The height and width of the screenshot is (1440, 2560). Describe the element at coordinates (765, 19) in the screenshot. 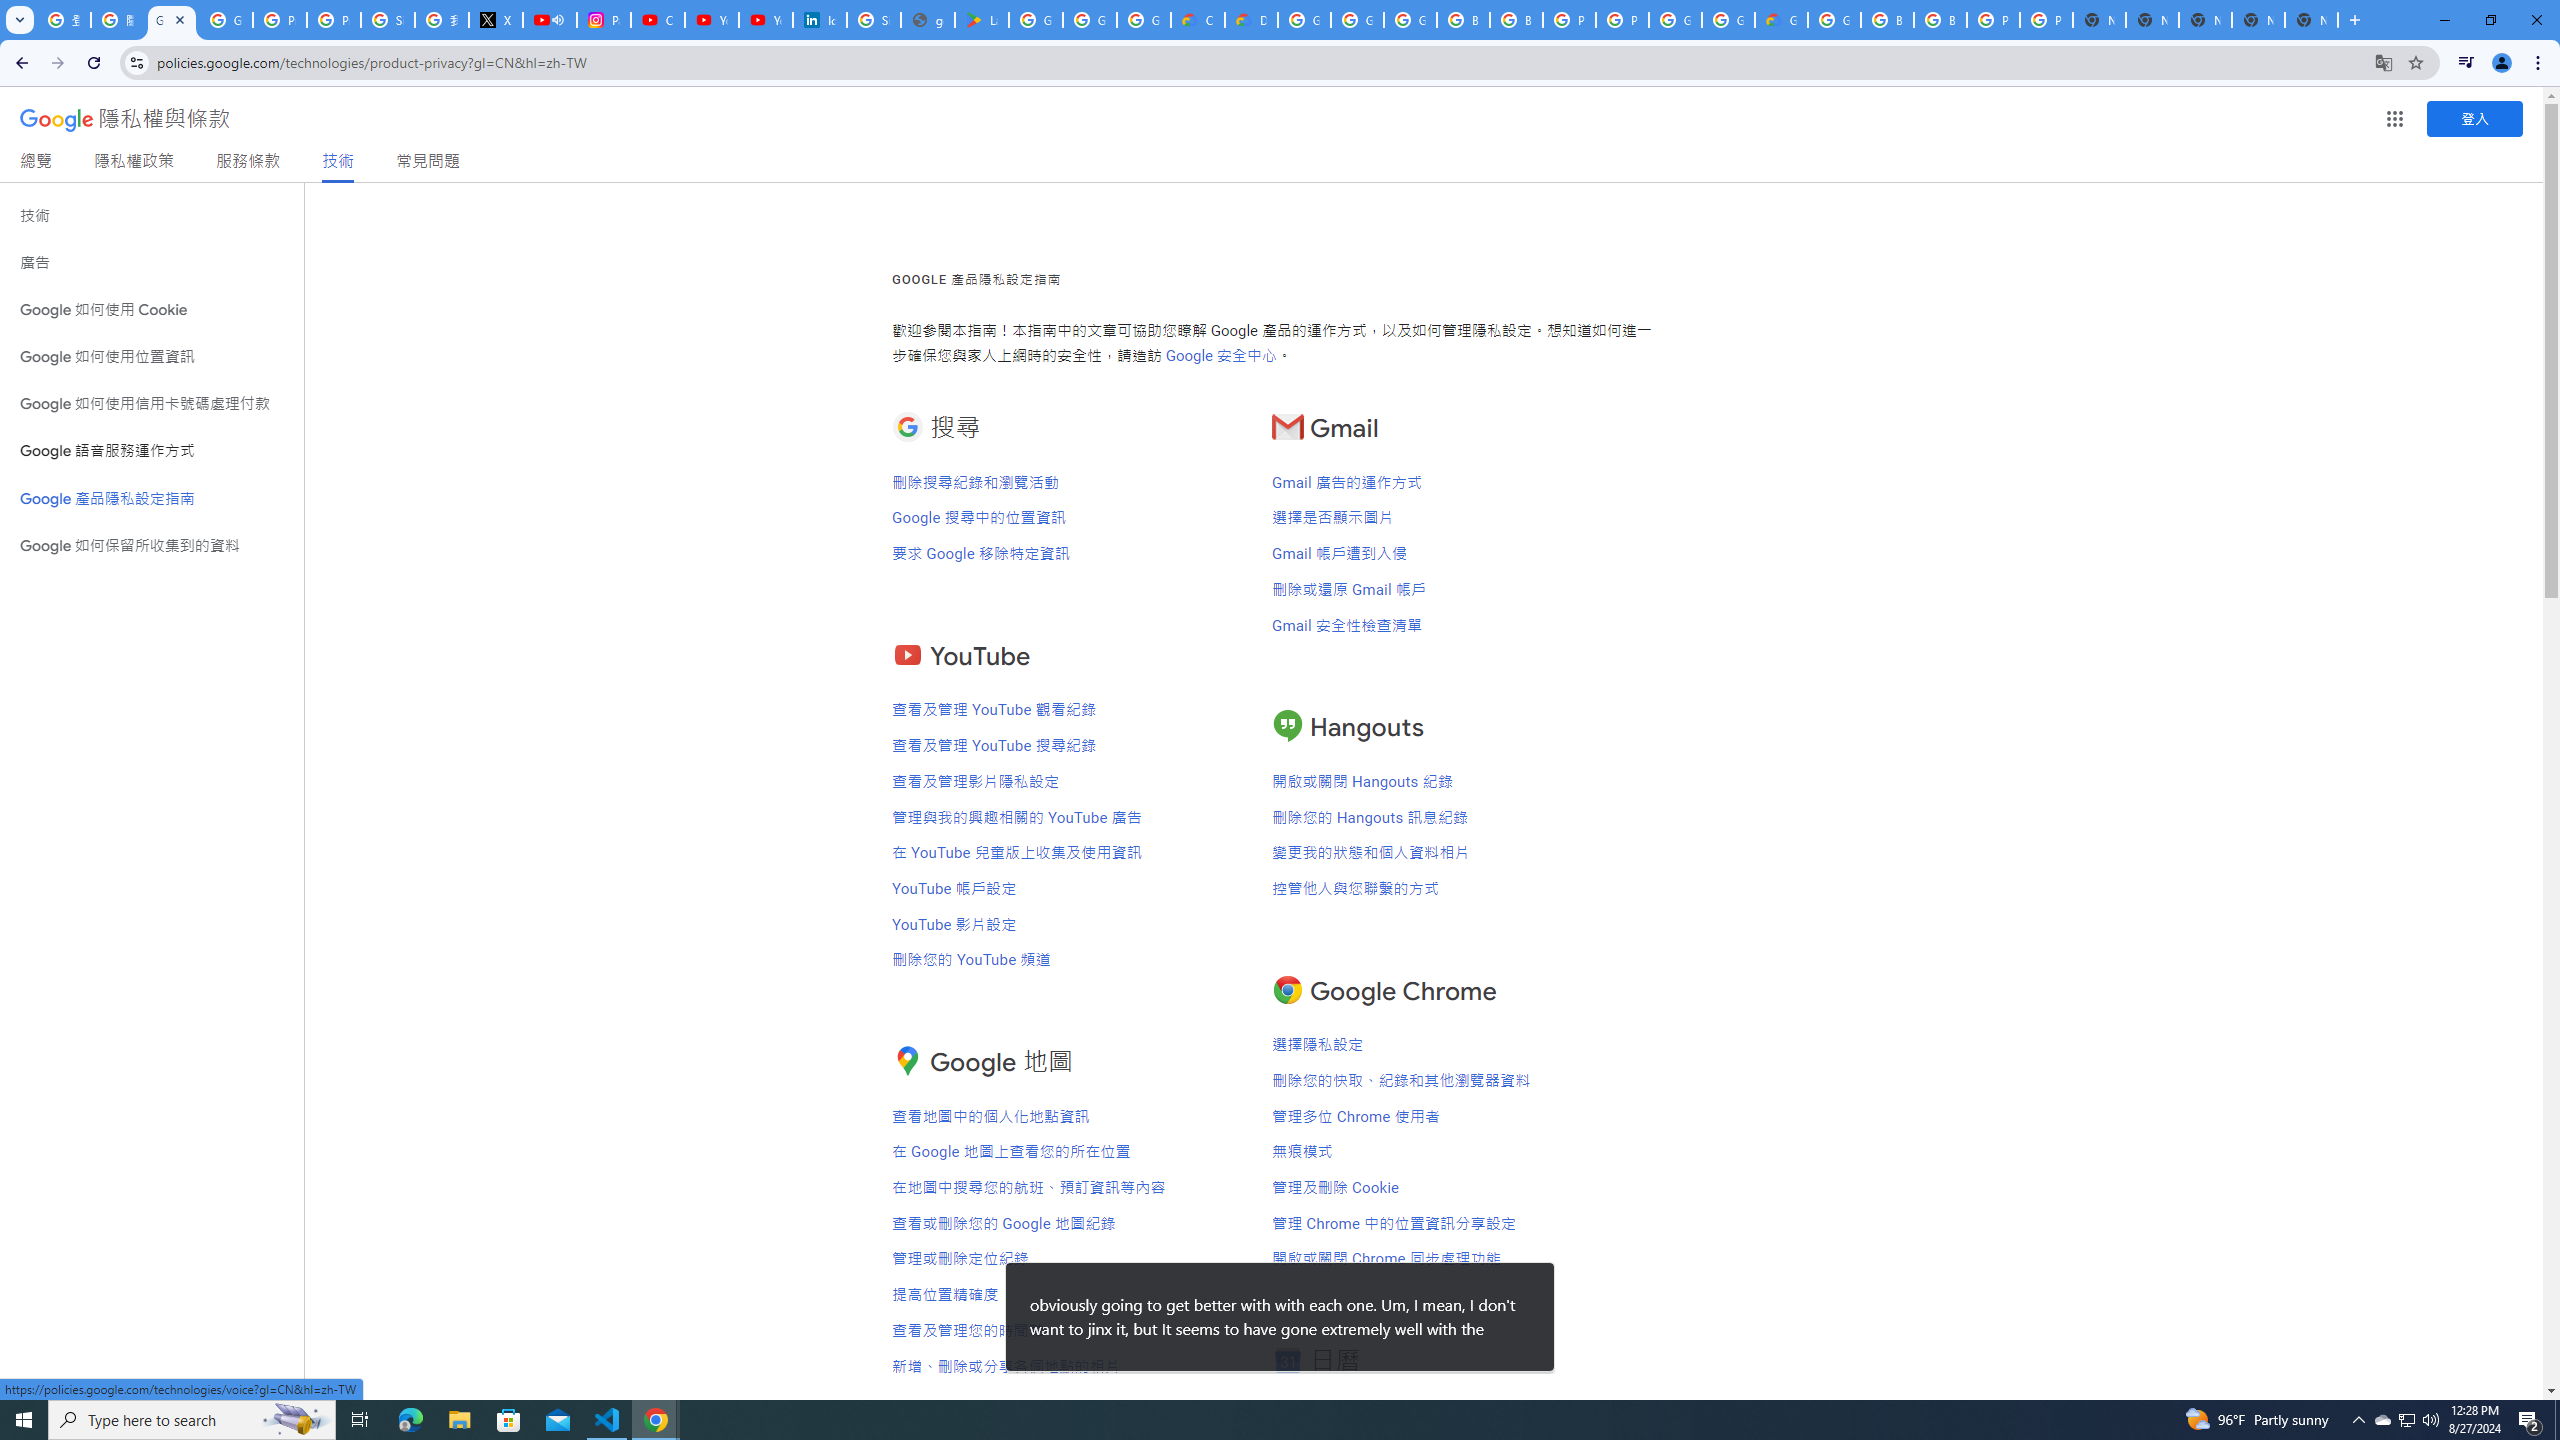

I see `'YouTube Culture & Trends - YouTube Top 10, 2021'` at that location.